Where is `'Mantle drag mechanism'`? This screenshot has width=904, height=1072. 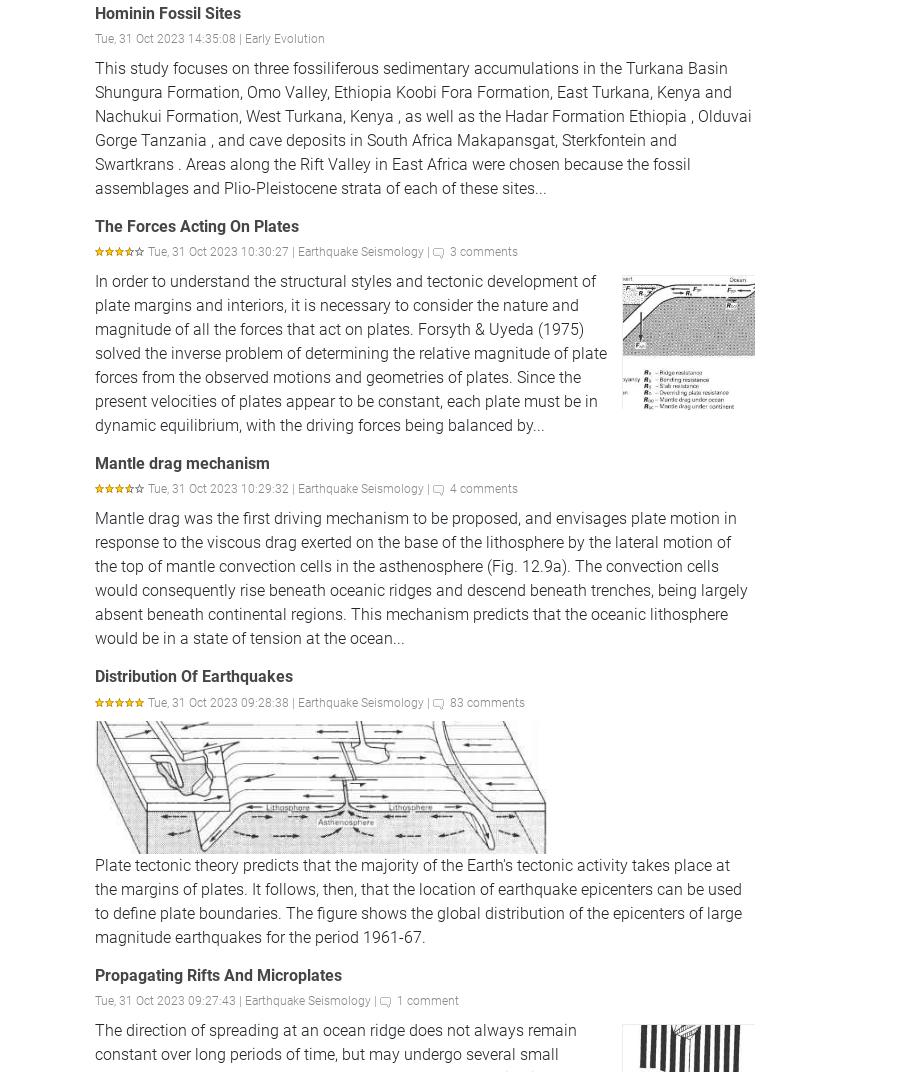 'Mantle drag mechanism' is located at coordinates (182, 462).